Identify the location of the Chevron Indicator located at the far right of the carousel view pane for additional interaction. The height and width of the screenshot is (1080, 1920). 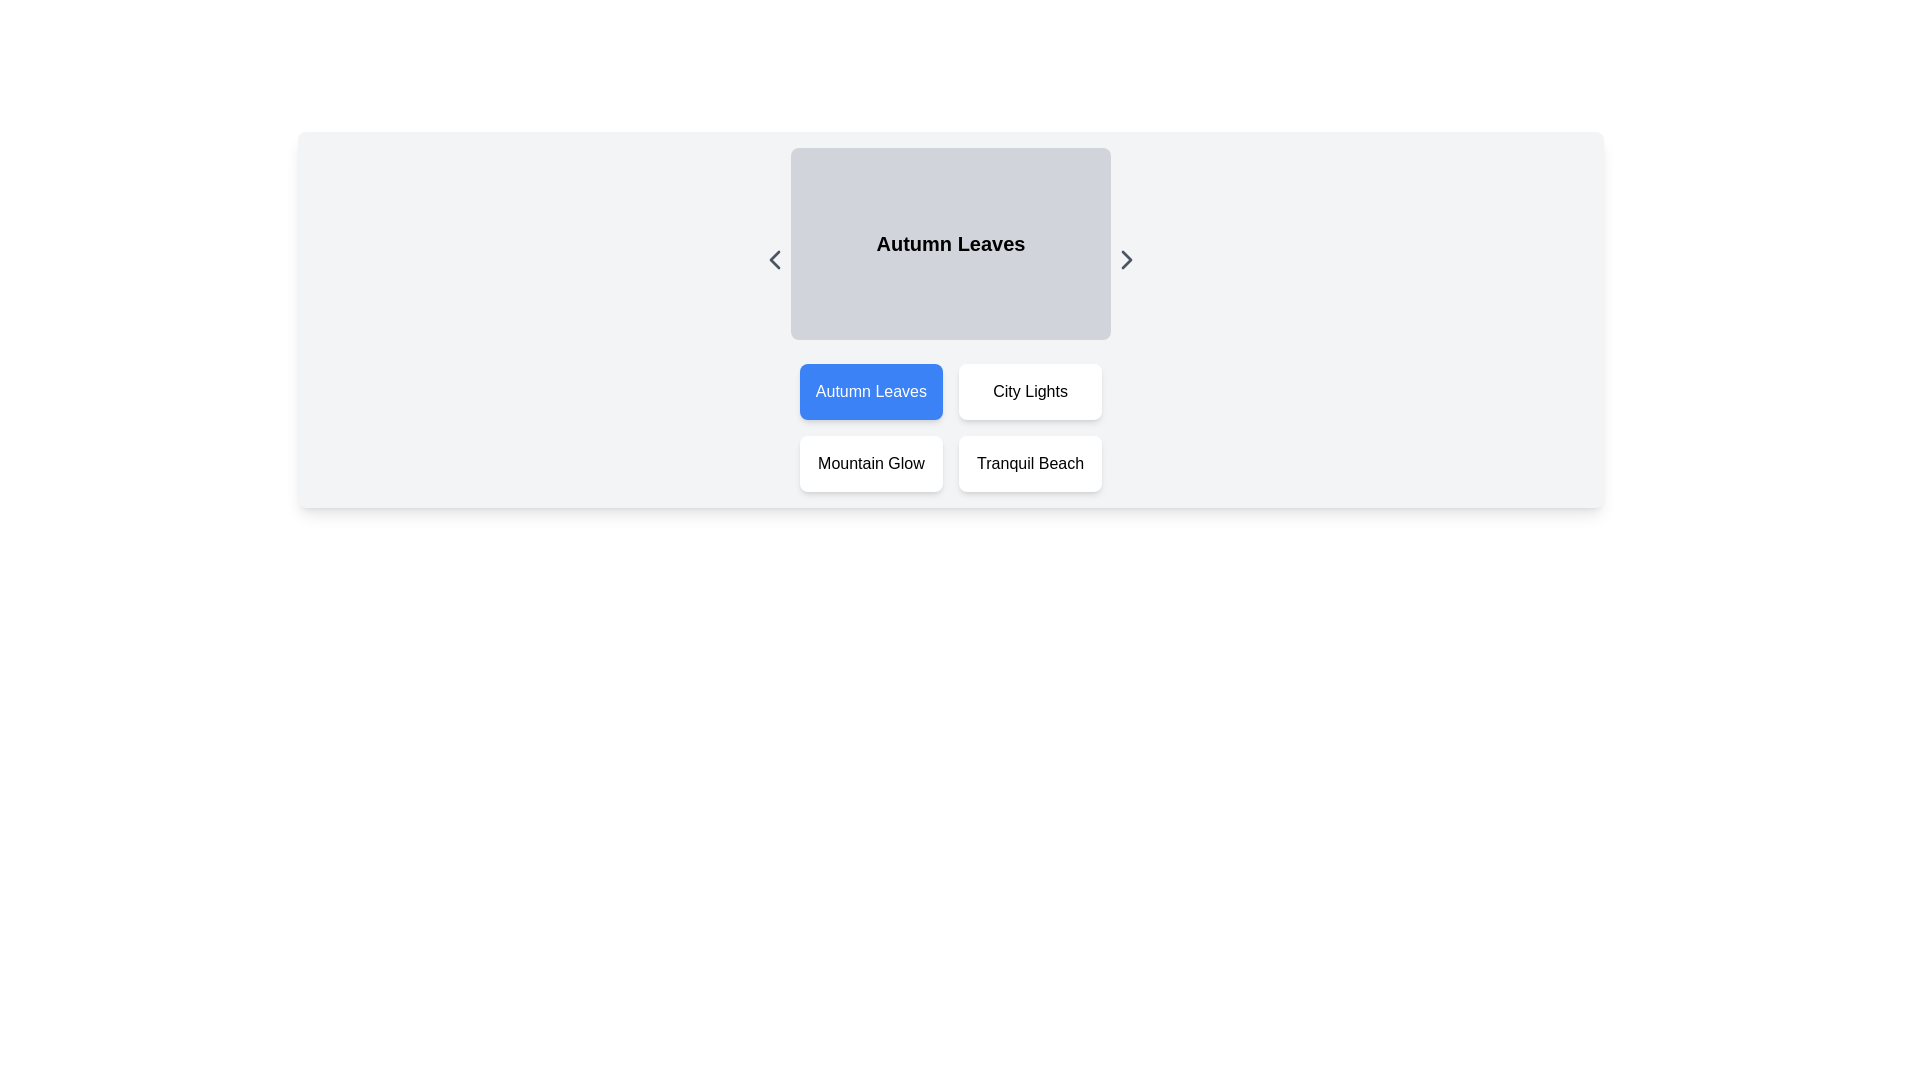
(1127, 258).